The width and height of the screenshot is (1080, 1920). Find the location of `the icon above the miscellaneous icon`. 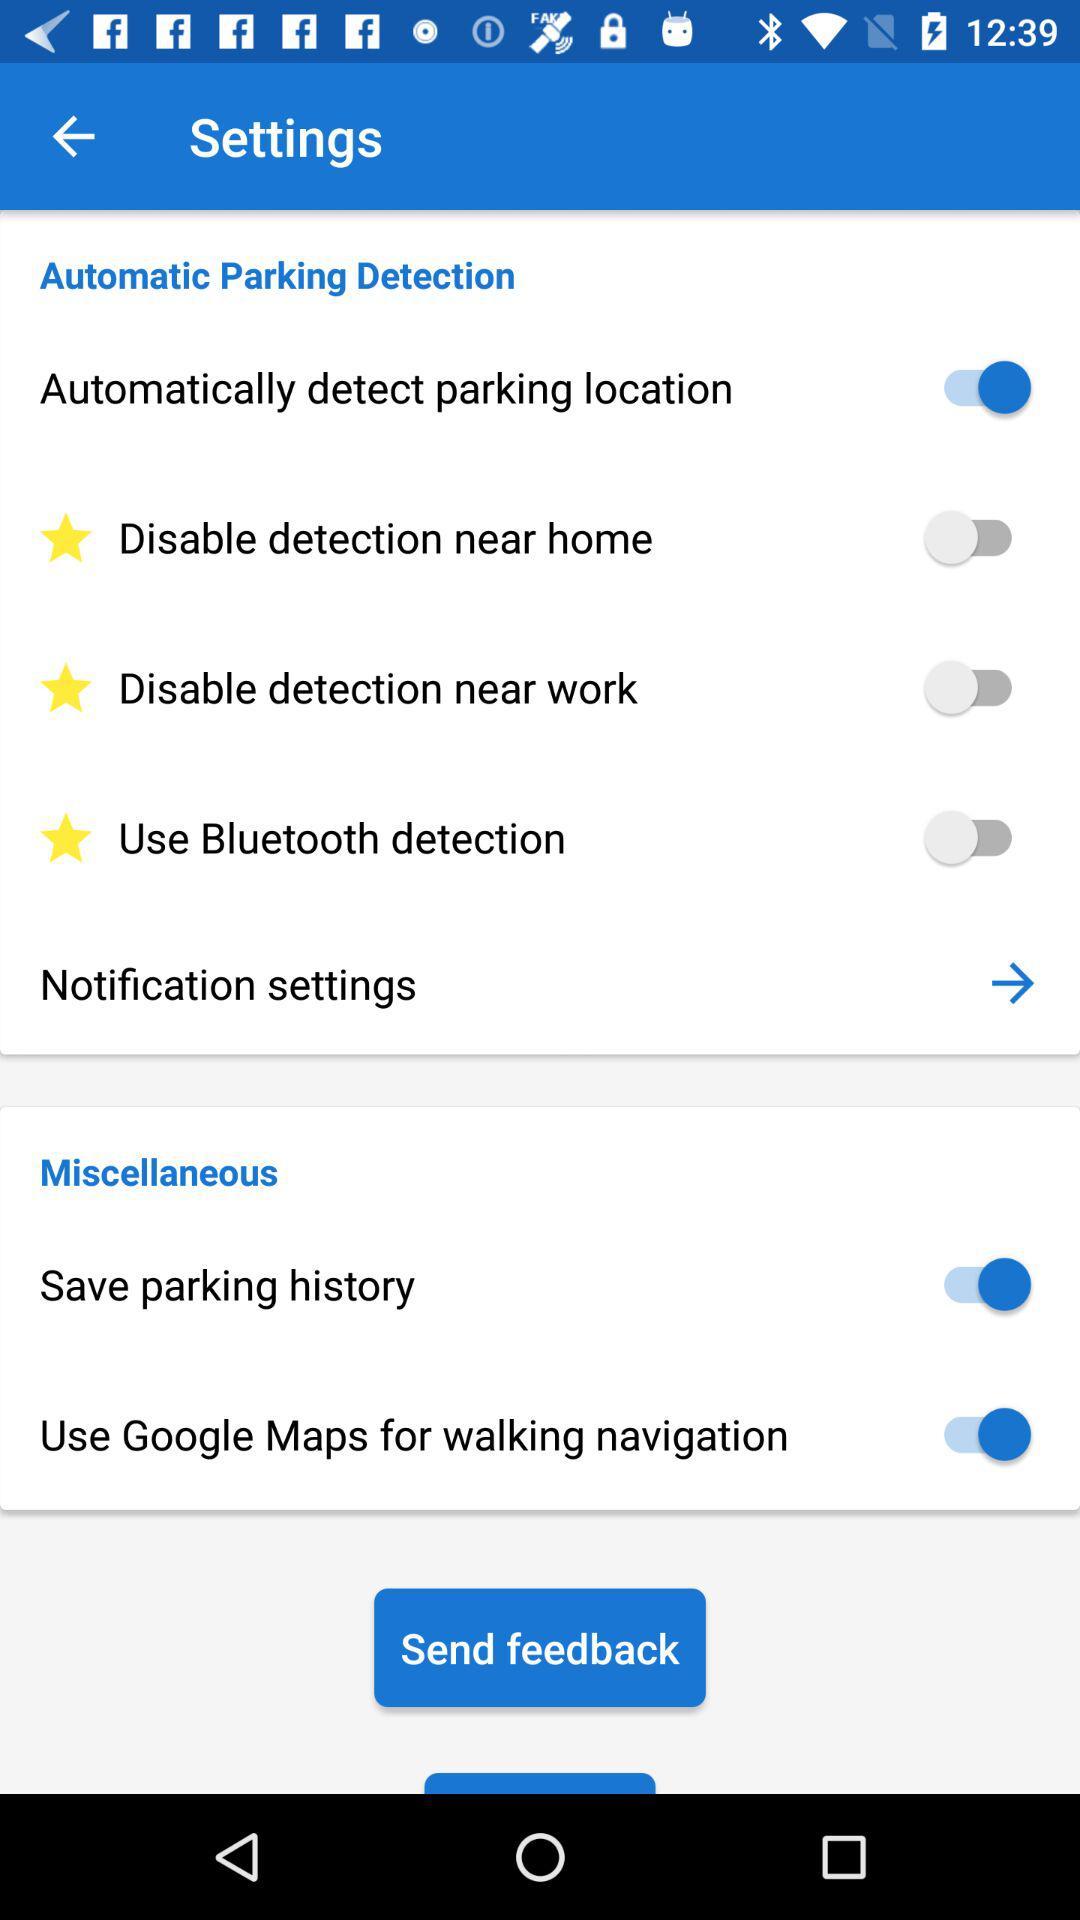

the icon above the miscellaneous icon is located at coordinates (1012, 983).